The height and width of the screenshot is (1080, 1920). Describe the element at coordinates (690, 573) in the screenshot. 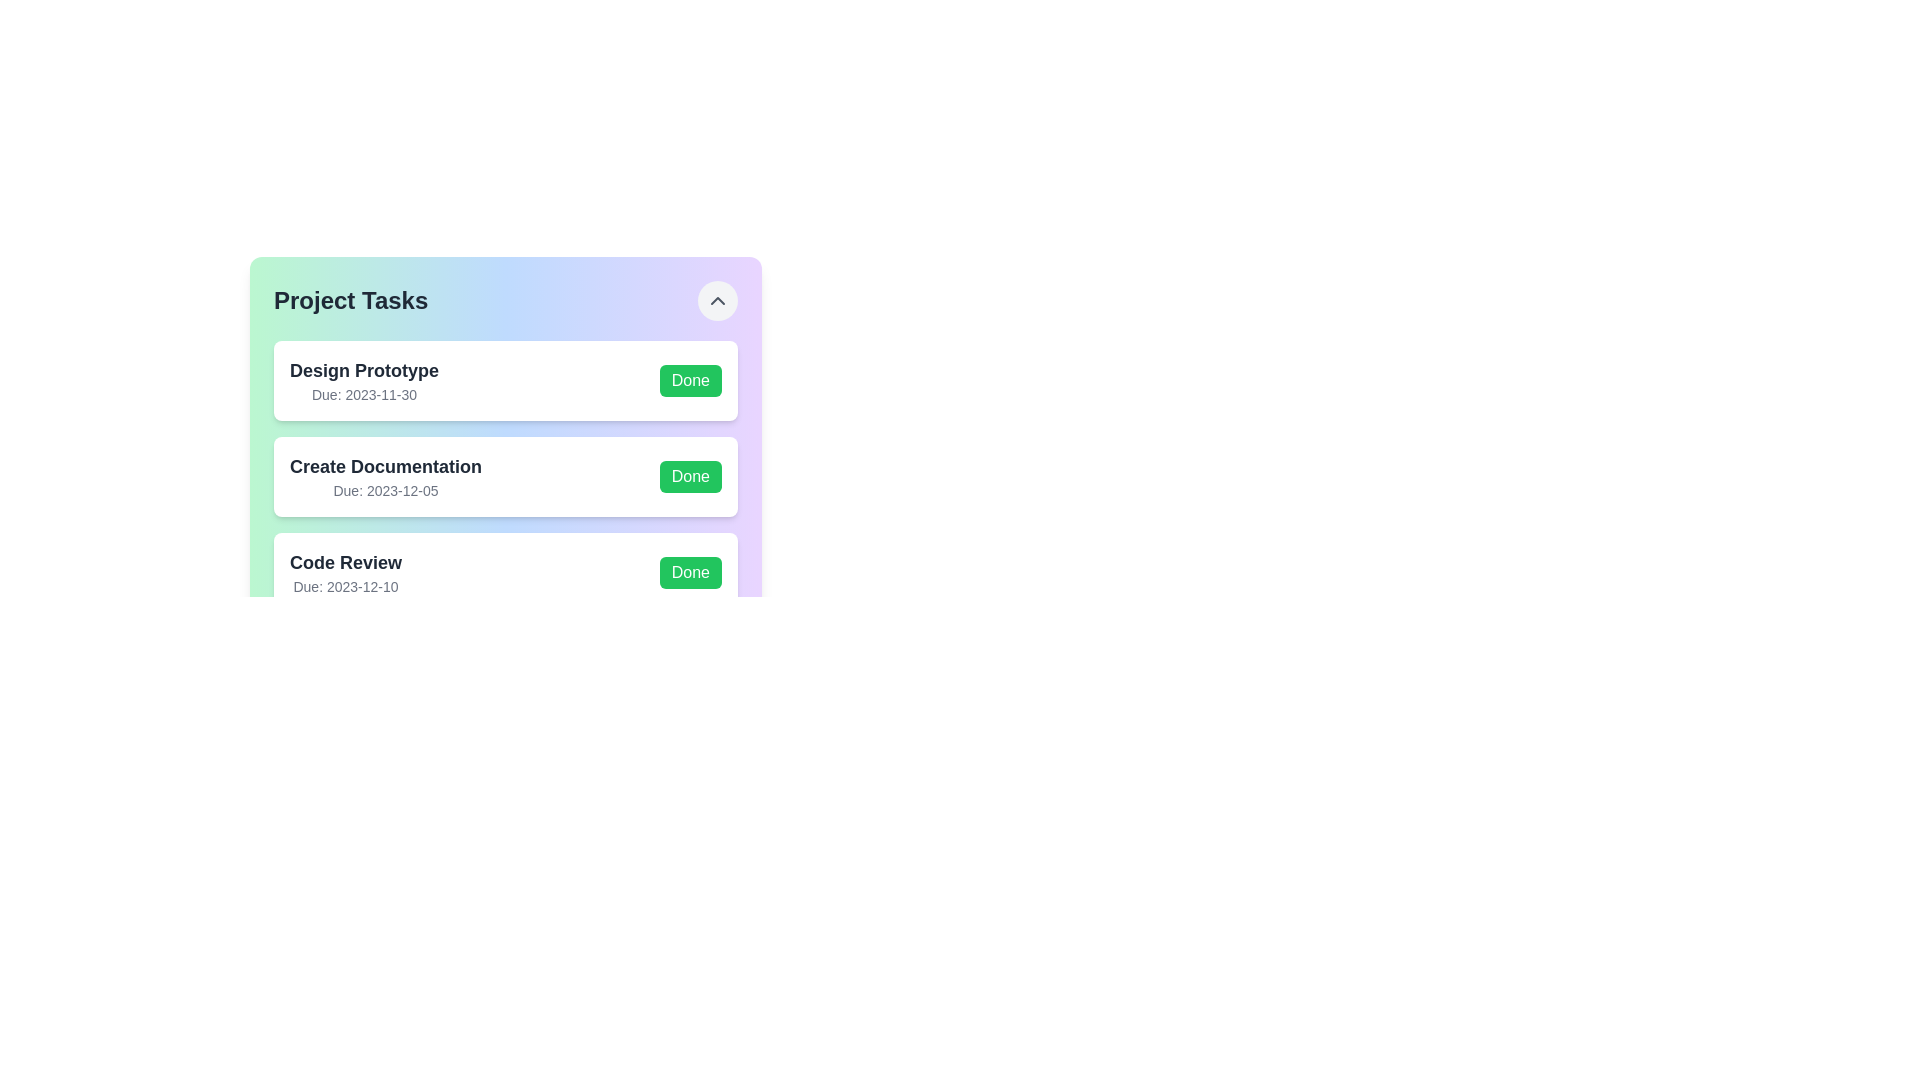

I see `'Done' button for the task 'Code Review'` at that location.